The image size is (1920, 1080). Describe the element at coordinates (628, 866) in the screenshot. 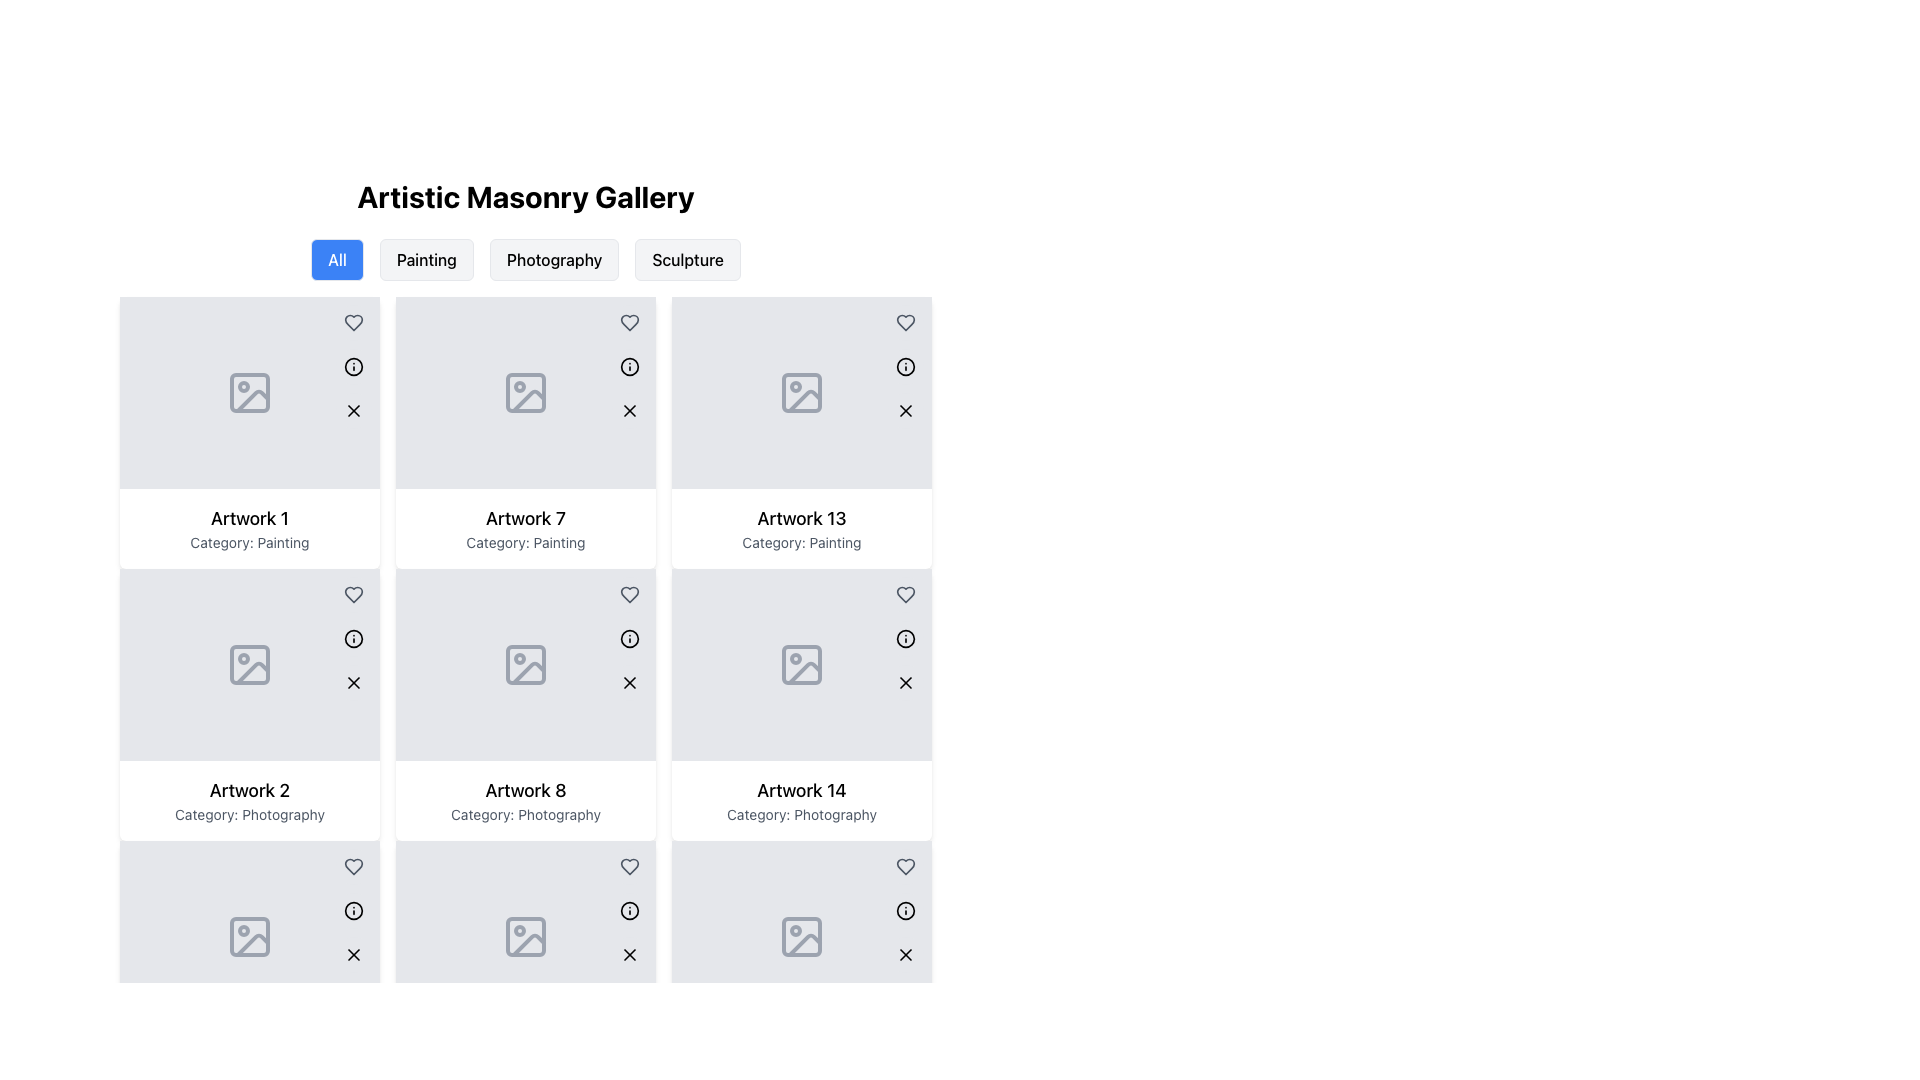

I see `the heart button in the top-right corner of the 'Artwork 8' card to mark it as a favorite` at that location.